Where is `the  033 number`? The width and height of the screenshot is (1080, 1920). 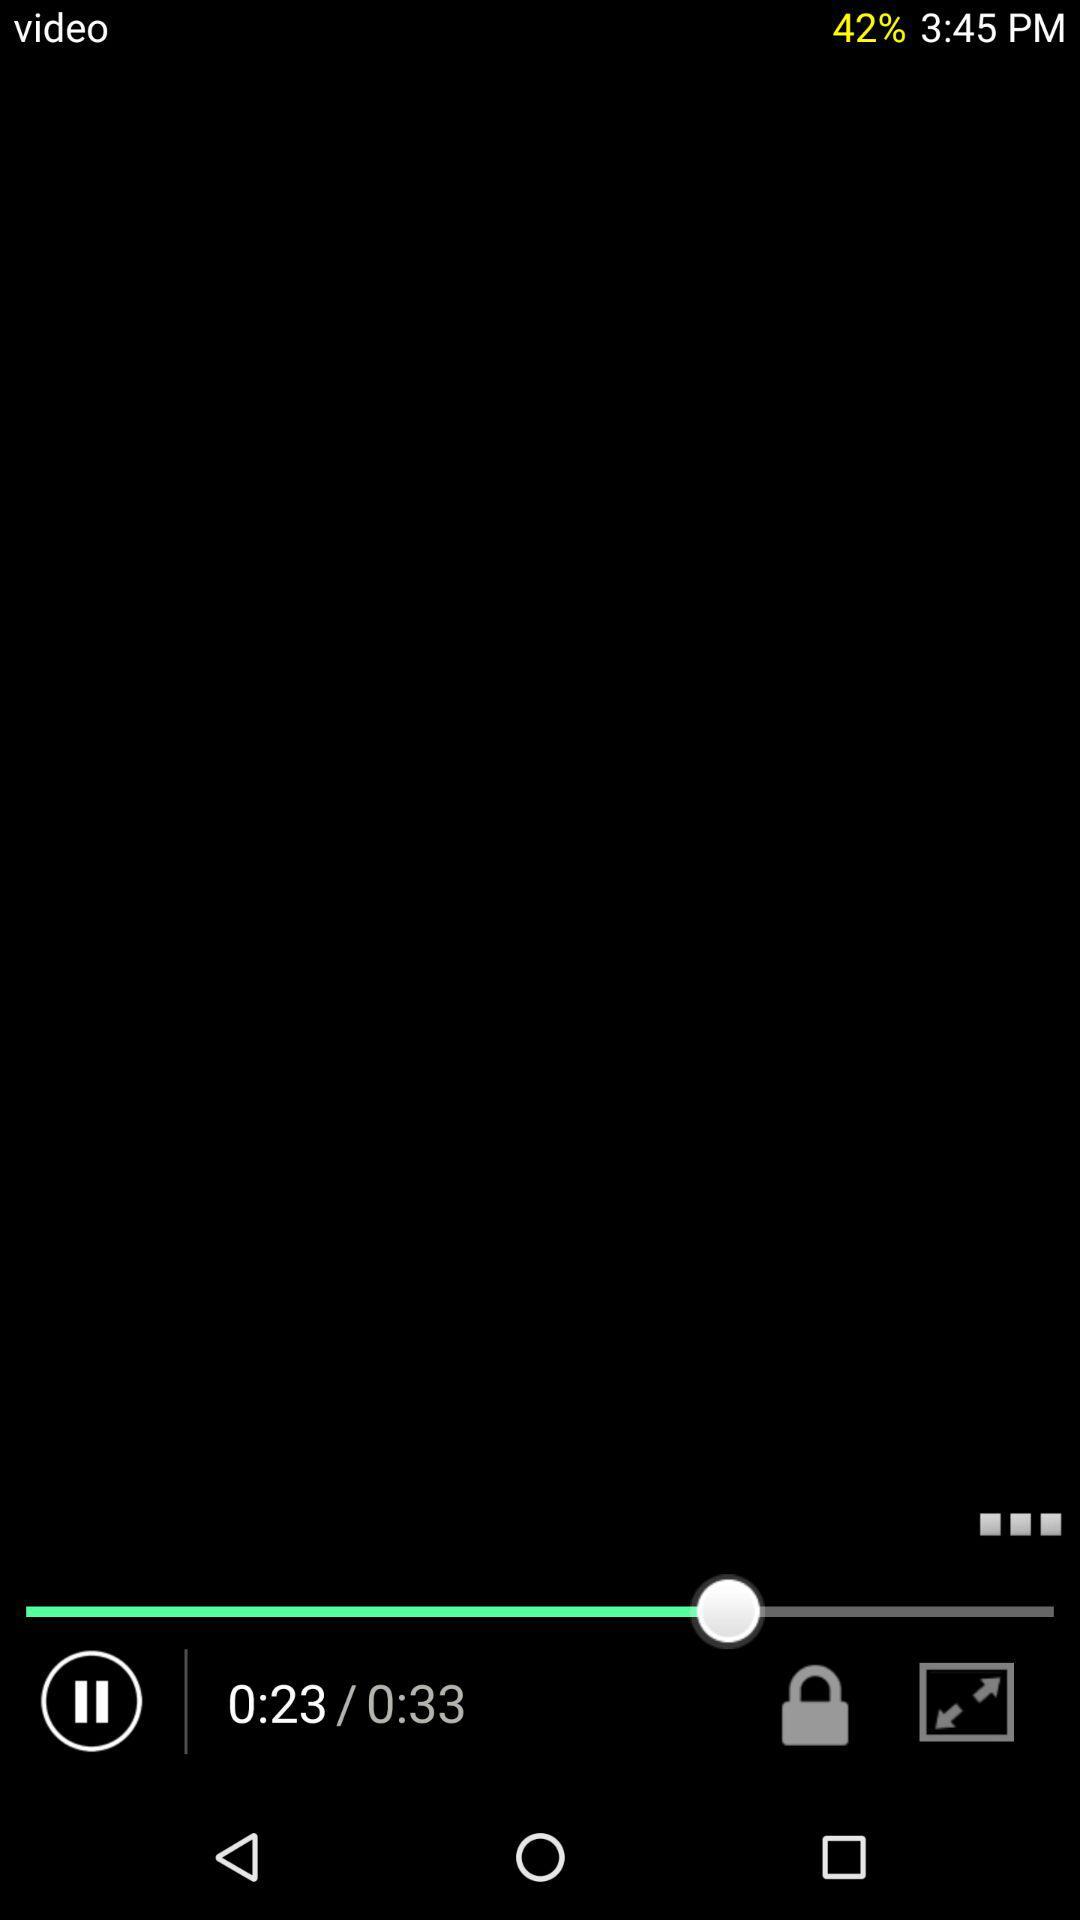 the  033 number is located at coordinates (415, 1701).